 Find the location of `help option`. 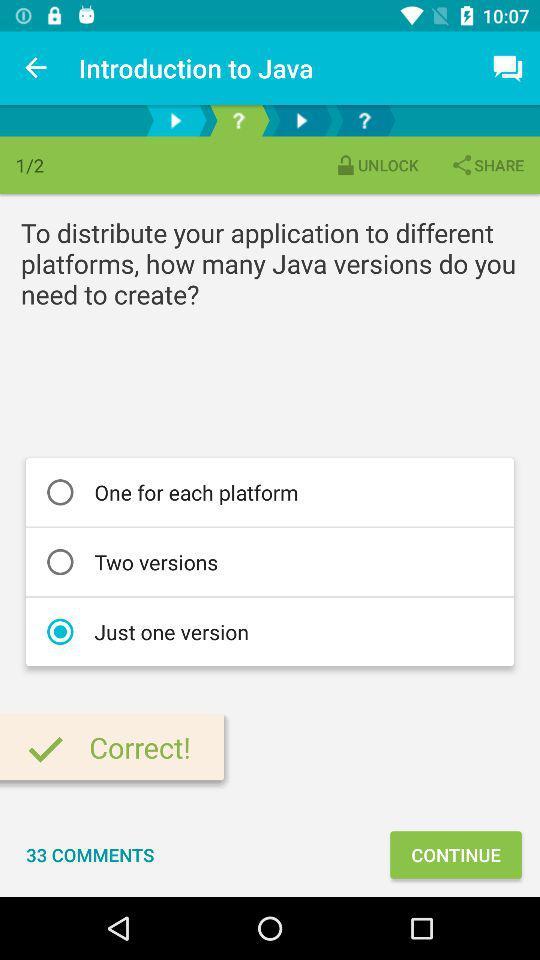

help option is located at coordinates (363, 120).